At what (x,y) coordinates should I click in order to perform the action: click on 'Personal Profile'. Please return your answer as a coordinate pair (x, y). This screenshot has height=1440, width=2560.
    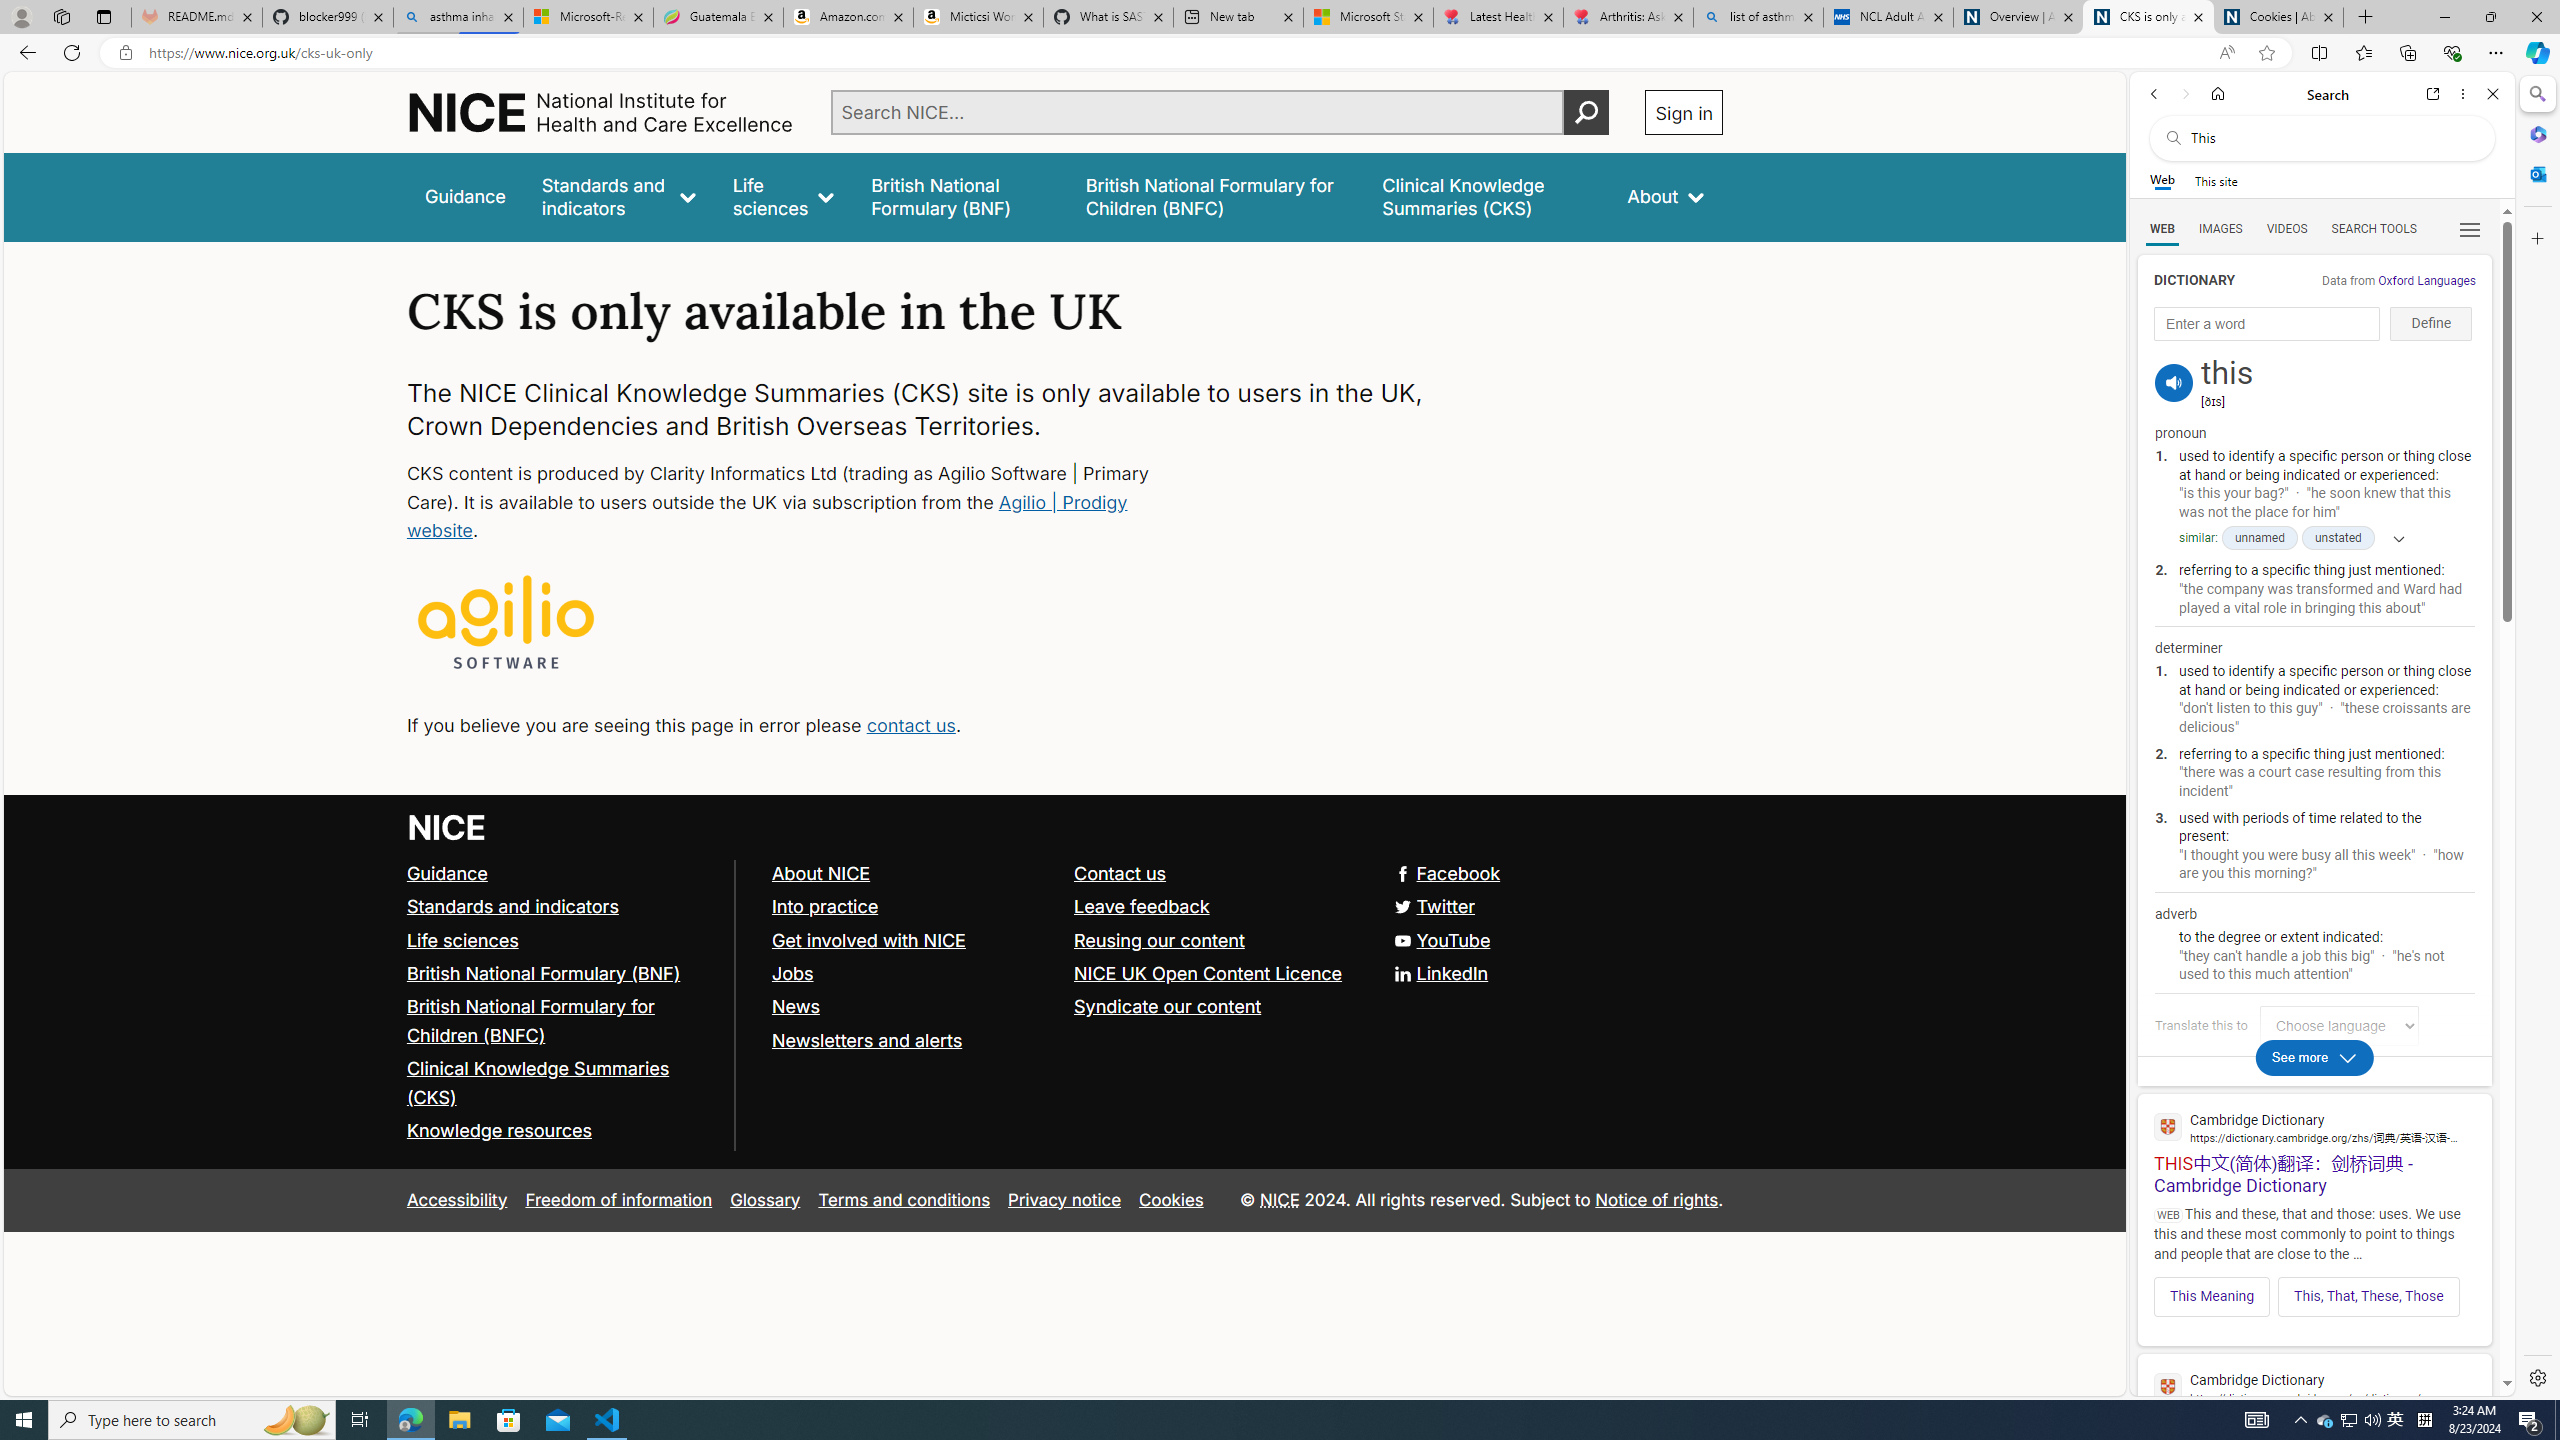
    Looking at the image, I should click on (20, 16).